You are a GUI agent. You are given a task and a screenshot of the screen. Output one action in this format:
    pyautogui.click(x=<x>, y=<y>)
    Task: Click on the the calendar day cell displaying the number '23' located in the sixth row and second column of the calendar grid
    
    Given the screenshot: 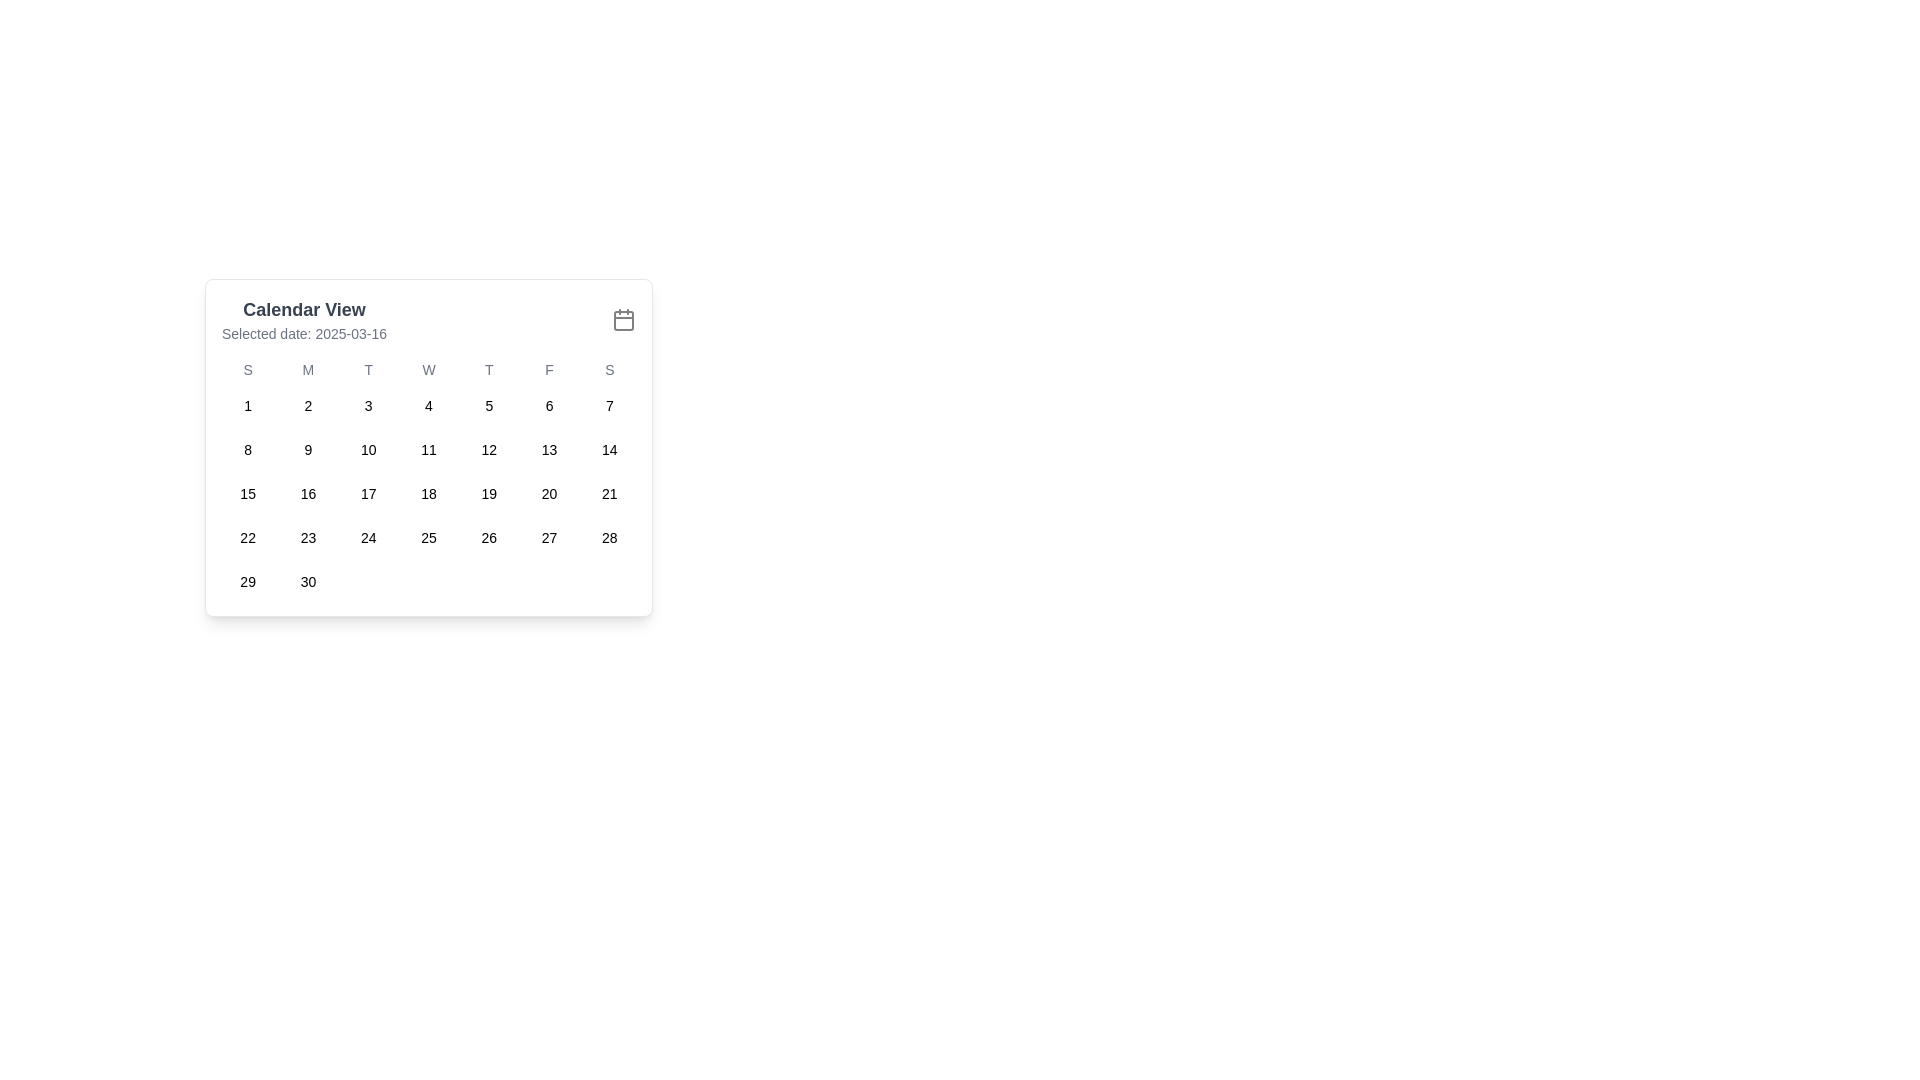 What is the action you would take?
    pyautogui.click(x=307, y=536)
    